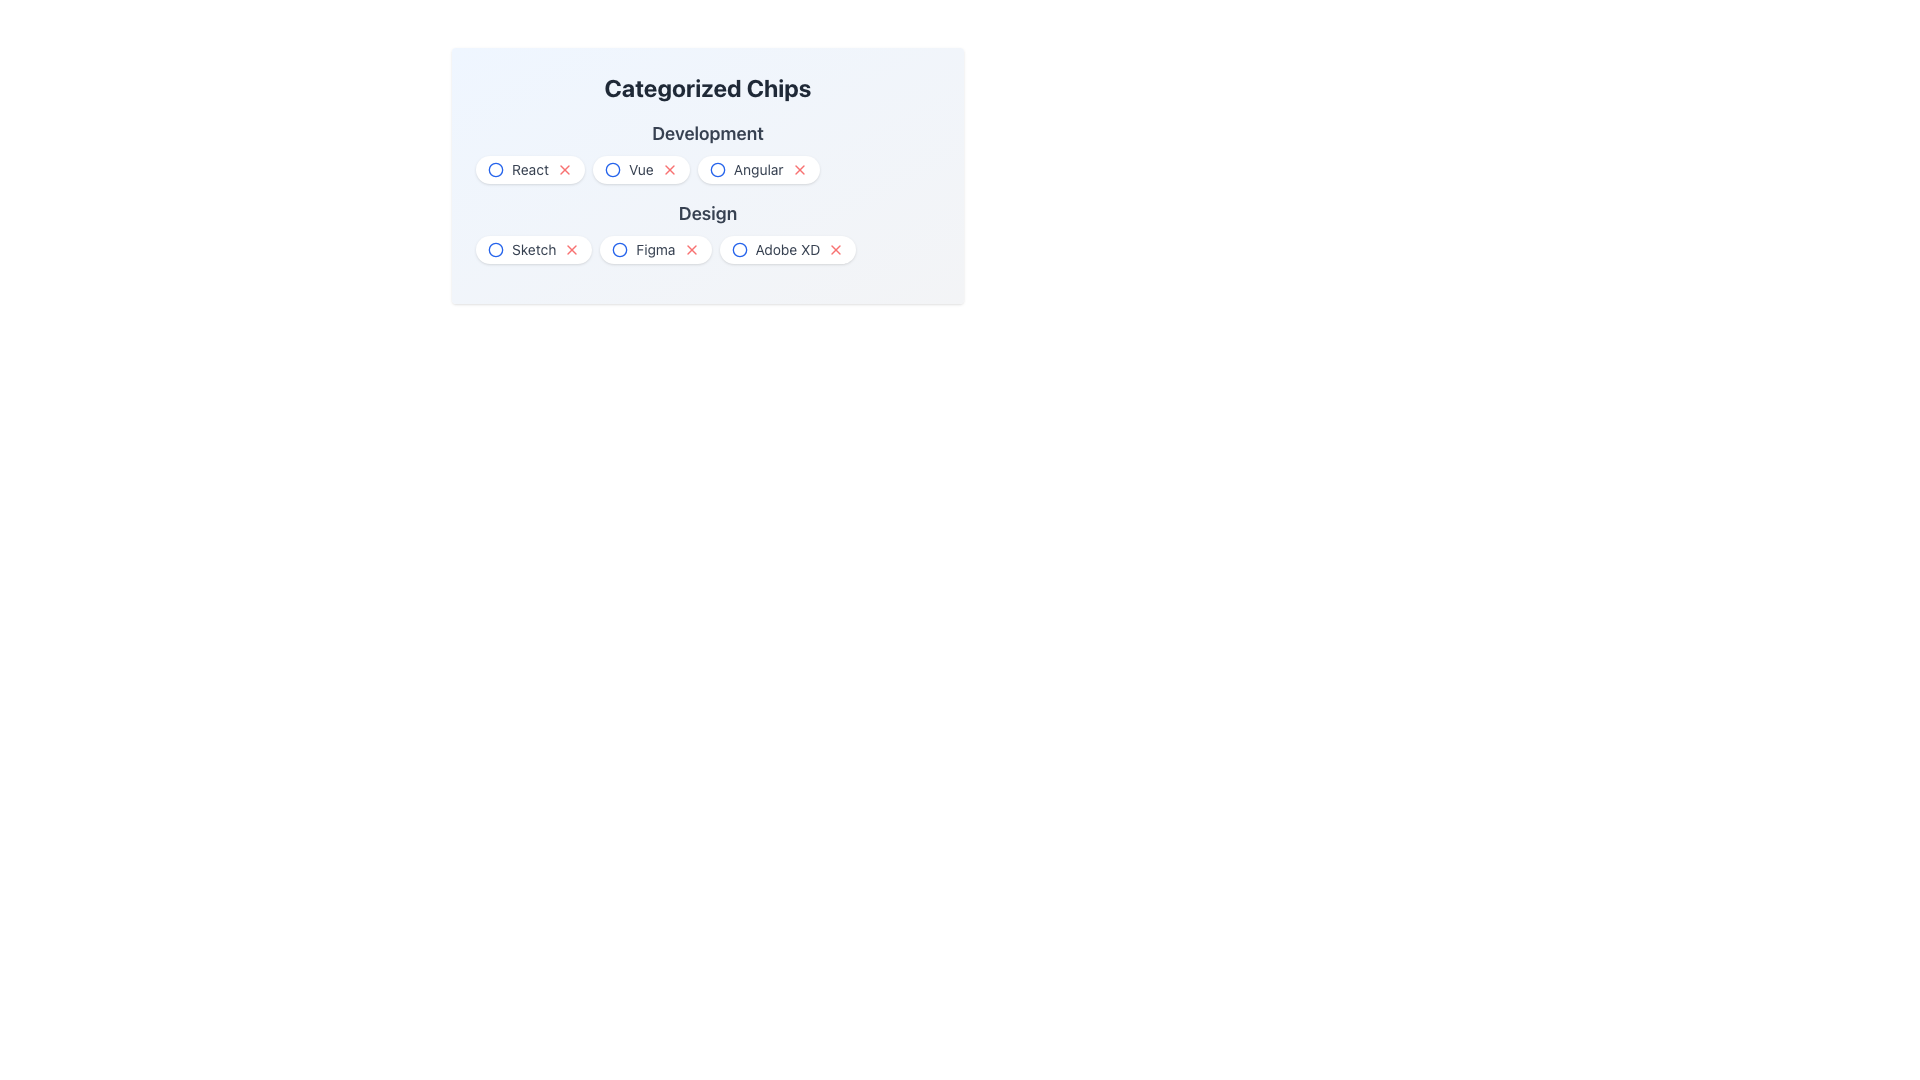 Image resolution: width=1920 pixels, height=1080 pixels. Describe the element at coordinates (655, 249) in the screenshot. I see `text label displaying 'Figma' which is part of a pill-shaped button in the 'Design' category under 'Categorized Chips'` at that location.